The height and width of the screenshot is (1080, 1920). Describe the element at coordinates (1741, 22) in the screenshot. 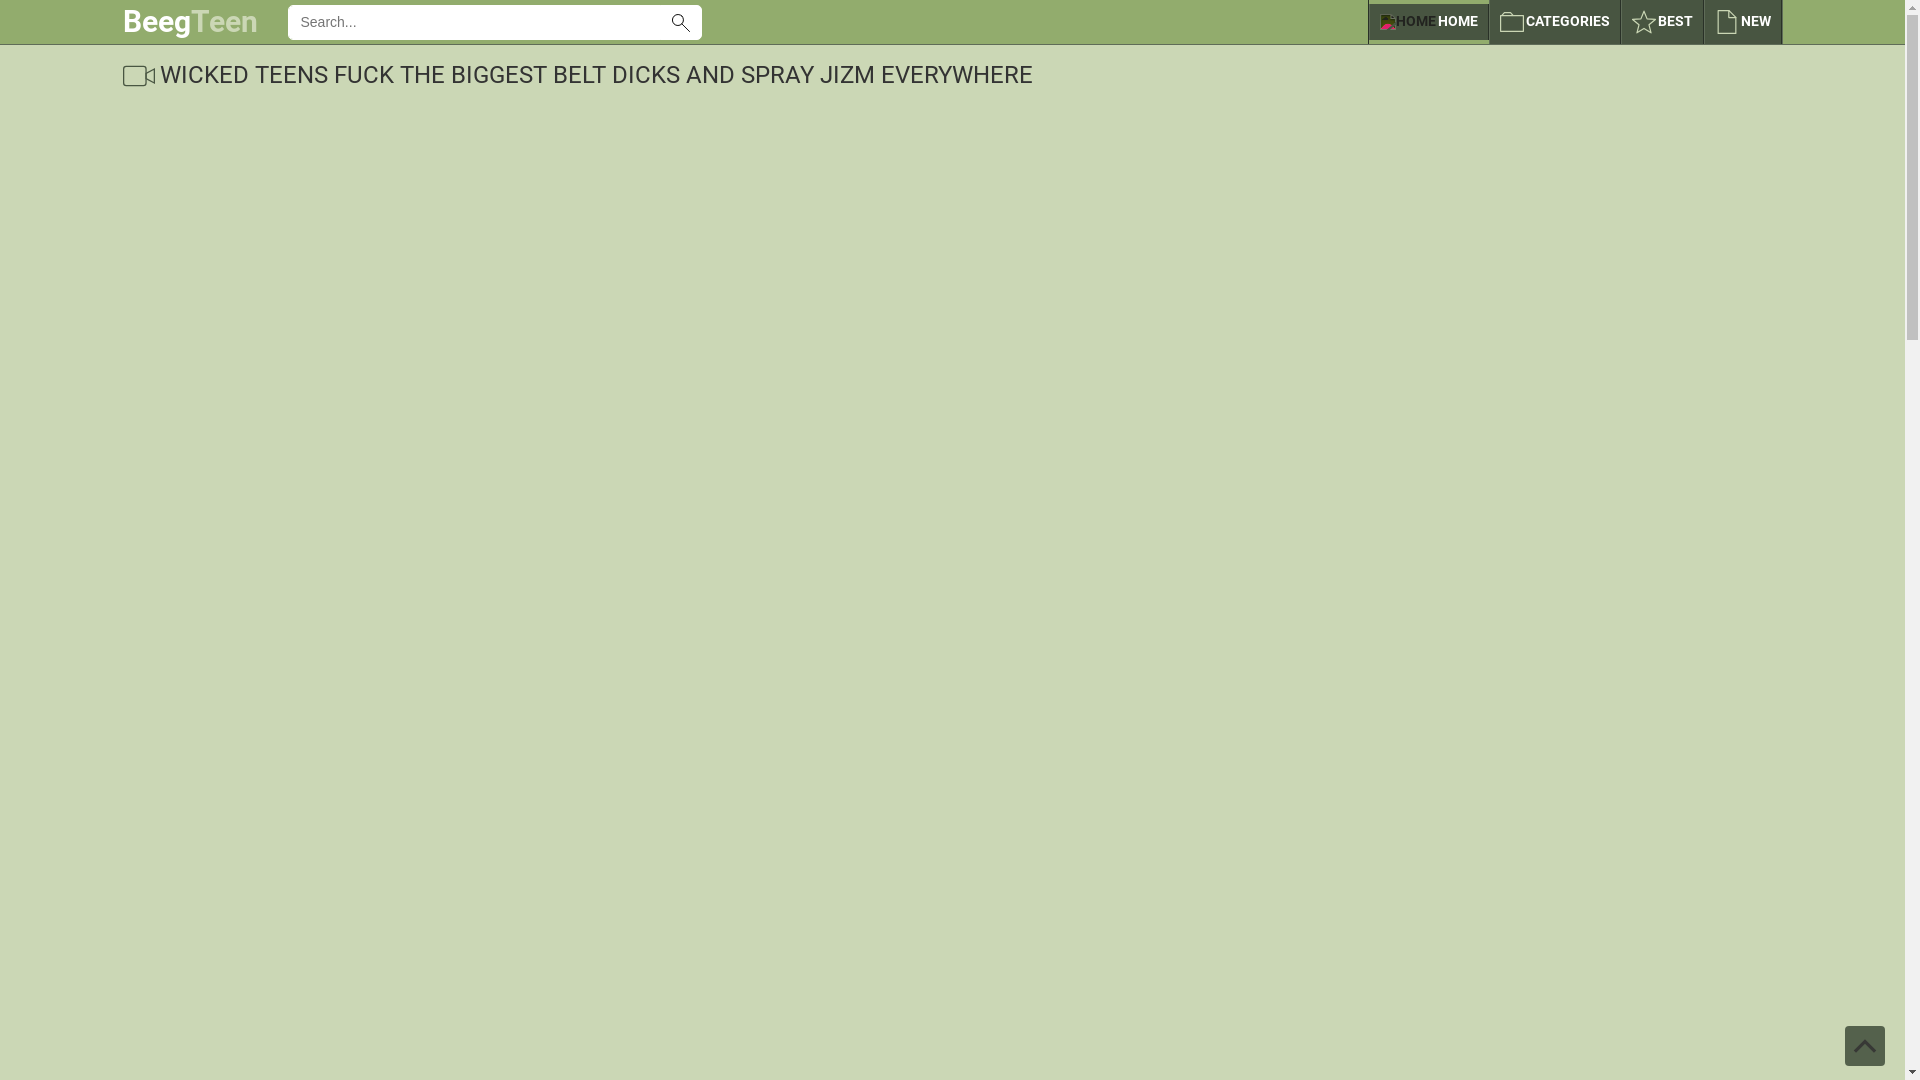

I see `'NEW'` at that location.